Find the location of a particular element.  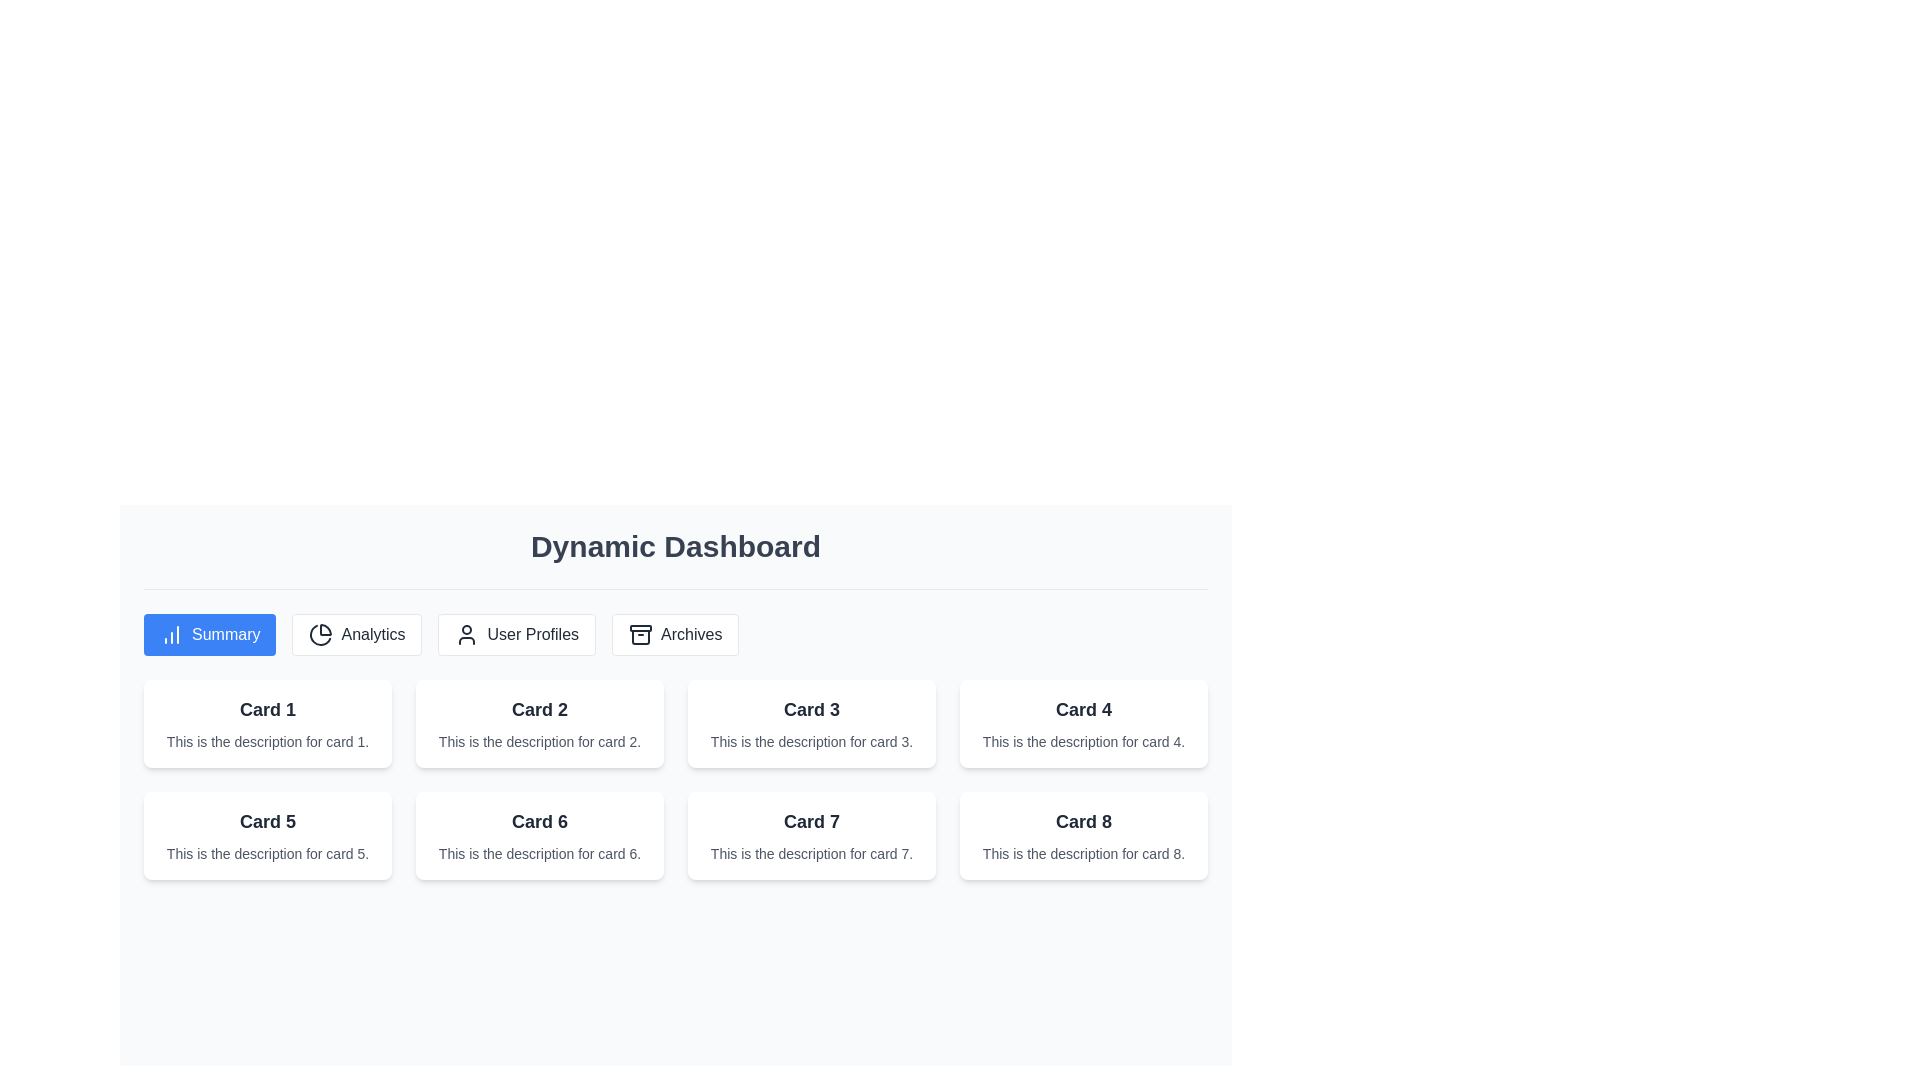

the title text of the 'Card 2' component, which is centrally located at the upper portion of the card is located at coordinates (539, 708).